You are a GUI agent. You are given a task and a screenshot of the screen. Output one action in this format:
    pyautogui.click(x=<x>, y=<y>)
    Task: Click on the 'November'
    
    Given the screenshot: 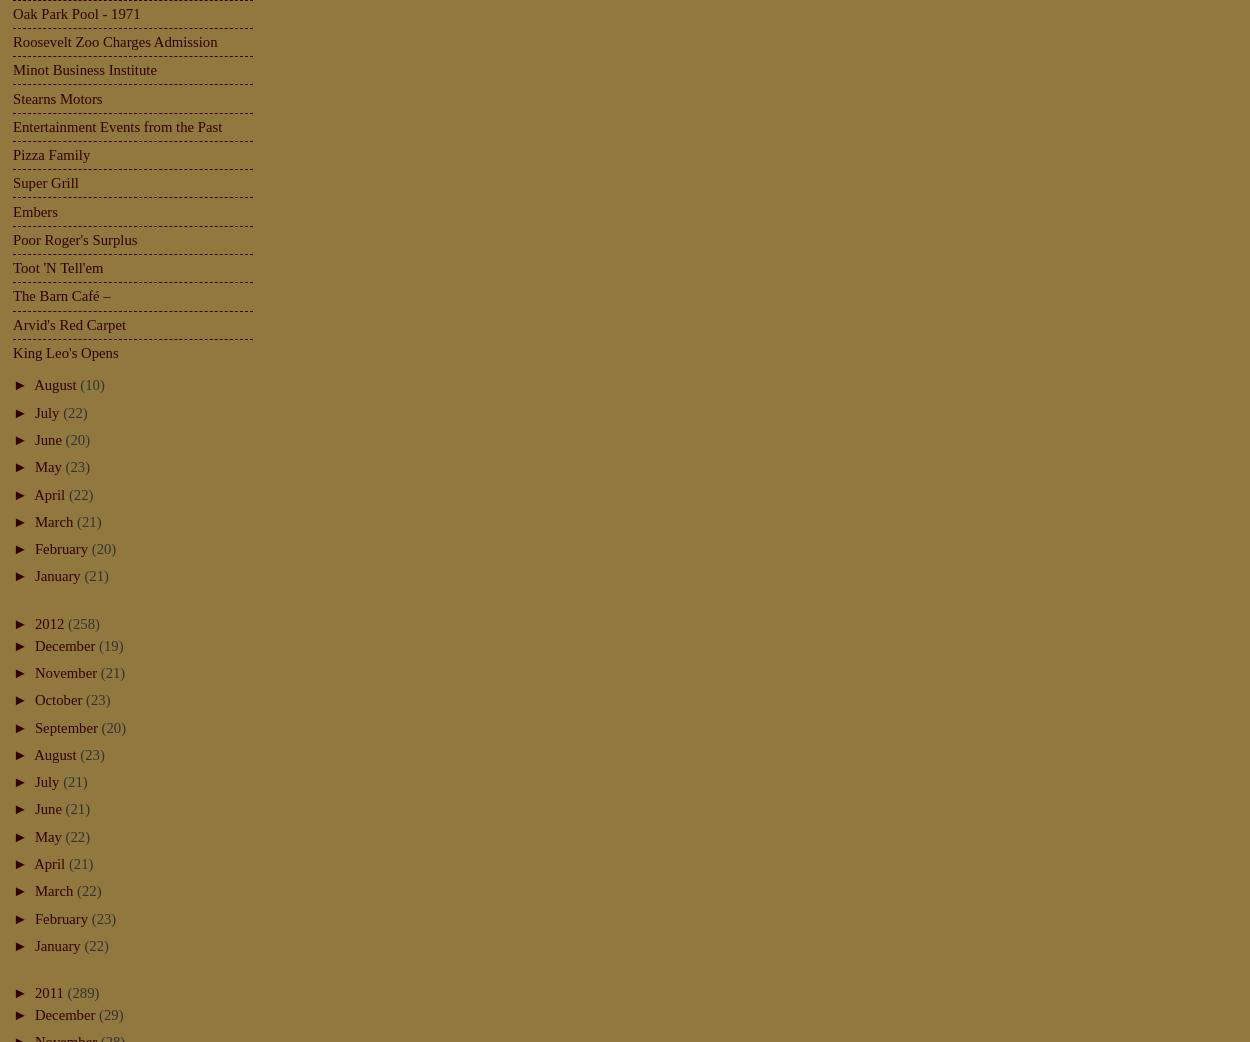 What is the action you would take?
    pyautogui.click(x=66, y=671)
    